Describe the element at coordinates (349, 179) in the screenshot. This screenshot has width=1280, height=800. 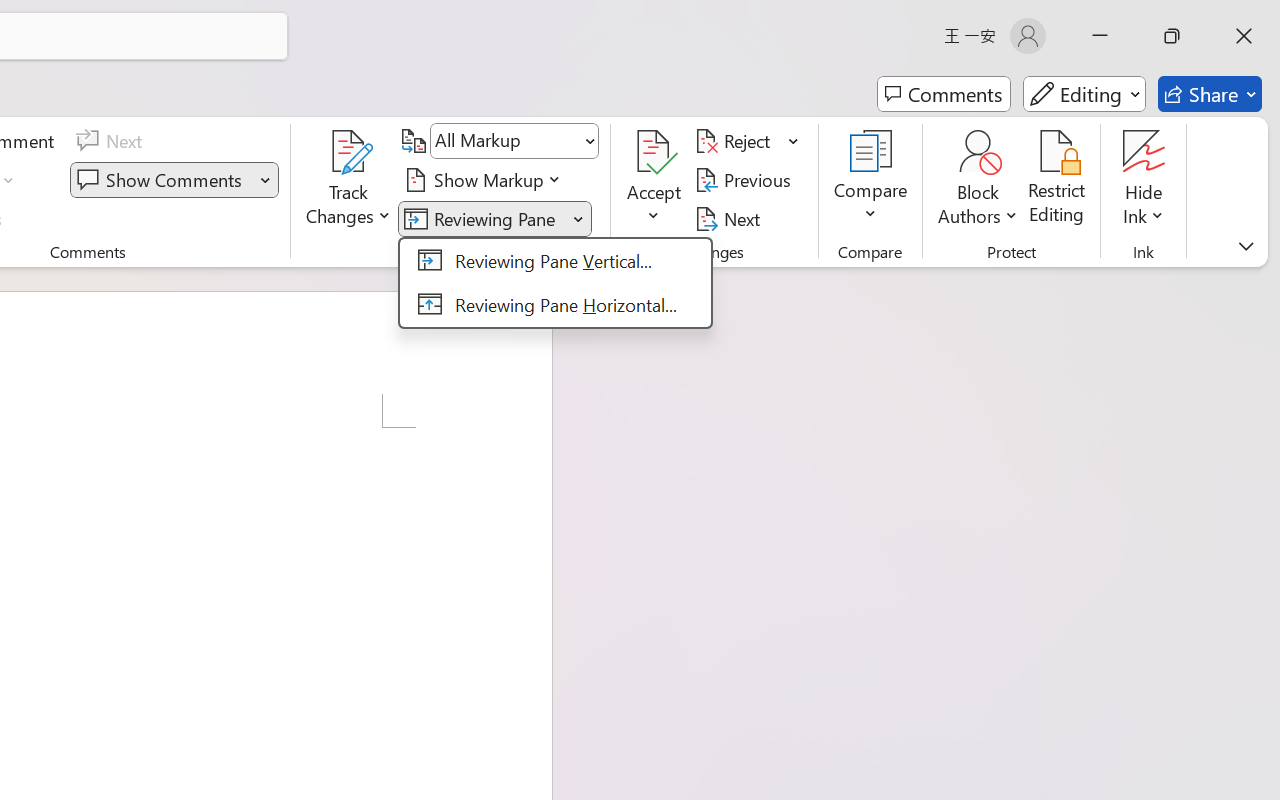
I see `'Track Changes'` at that location.